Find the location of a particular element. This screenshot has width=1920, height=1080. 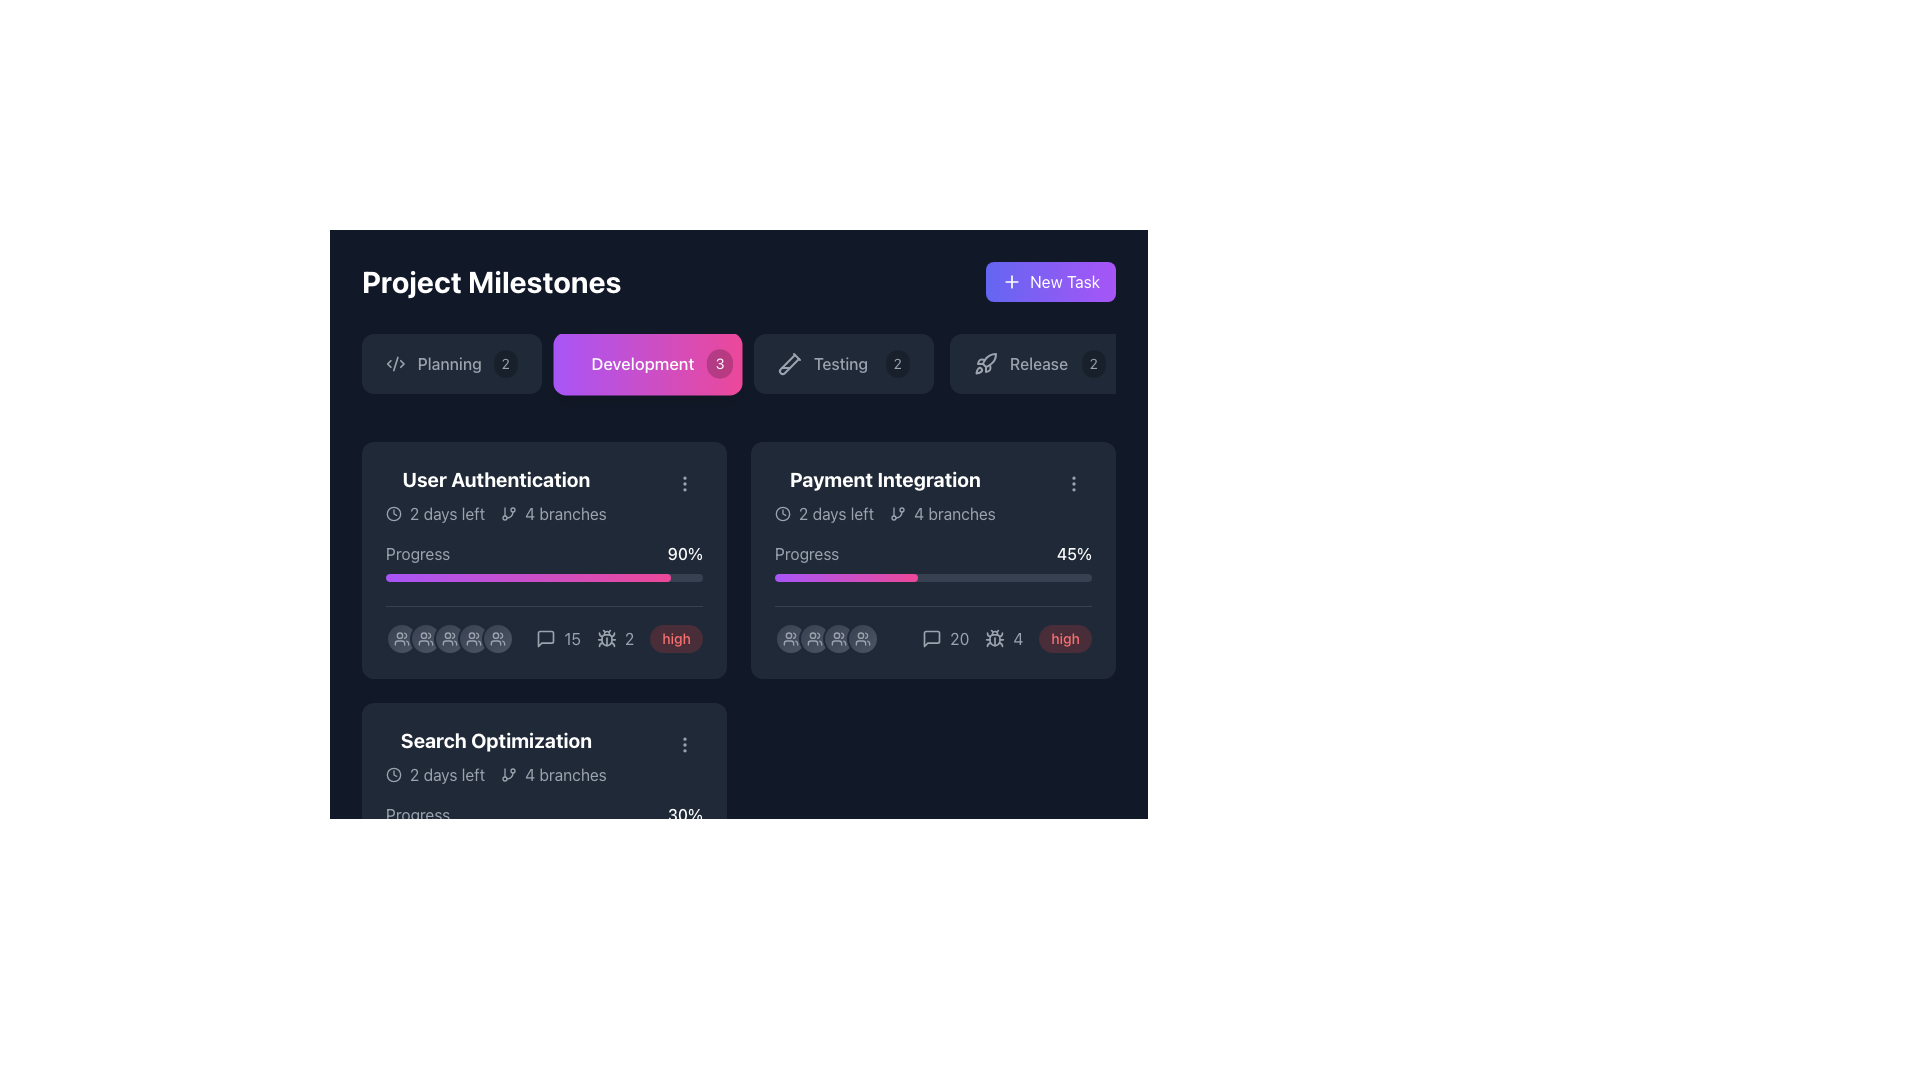

the SVG icon representing code, located on the left side of the 'Planning' button in the horizontal navigation bar at the top of the interface is located at coordinates (395, 363).